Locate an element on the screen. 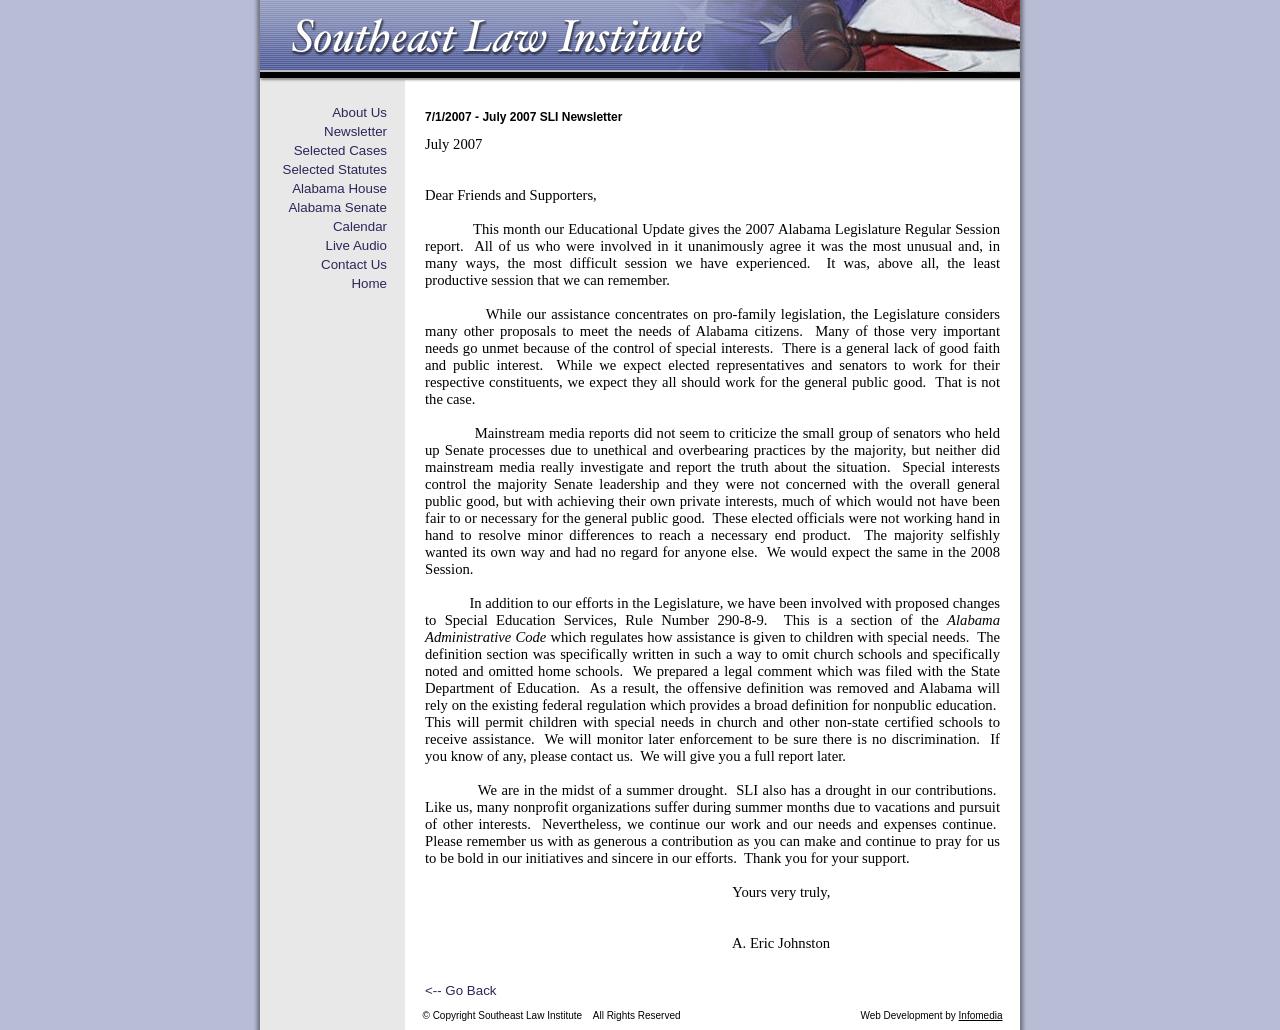 The image size is (1280, 1030). 'While our assistance concentrates on pro-family legislation, the Legislature considers many other proposals to meet the needs of' is located at coordinates (712, 321).